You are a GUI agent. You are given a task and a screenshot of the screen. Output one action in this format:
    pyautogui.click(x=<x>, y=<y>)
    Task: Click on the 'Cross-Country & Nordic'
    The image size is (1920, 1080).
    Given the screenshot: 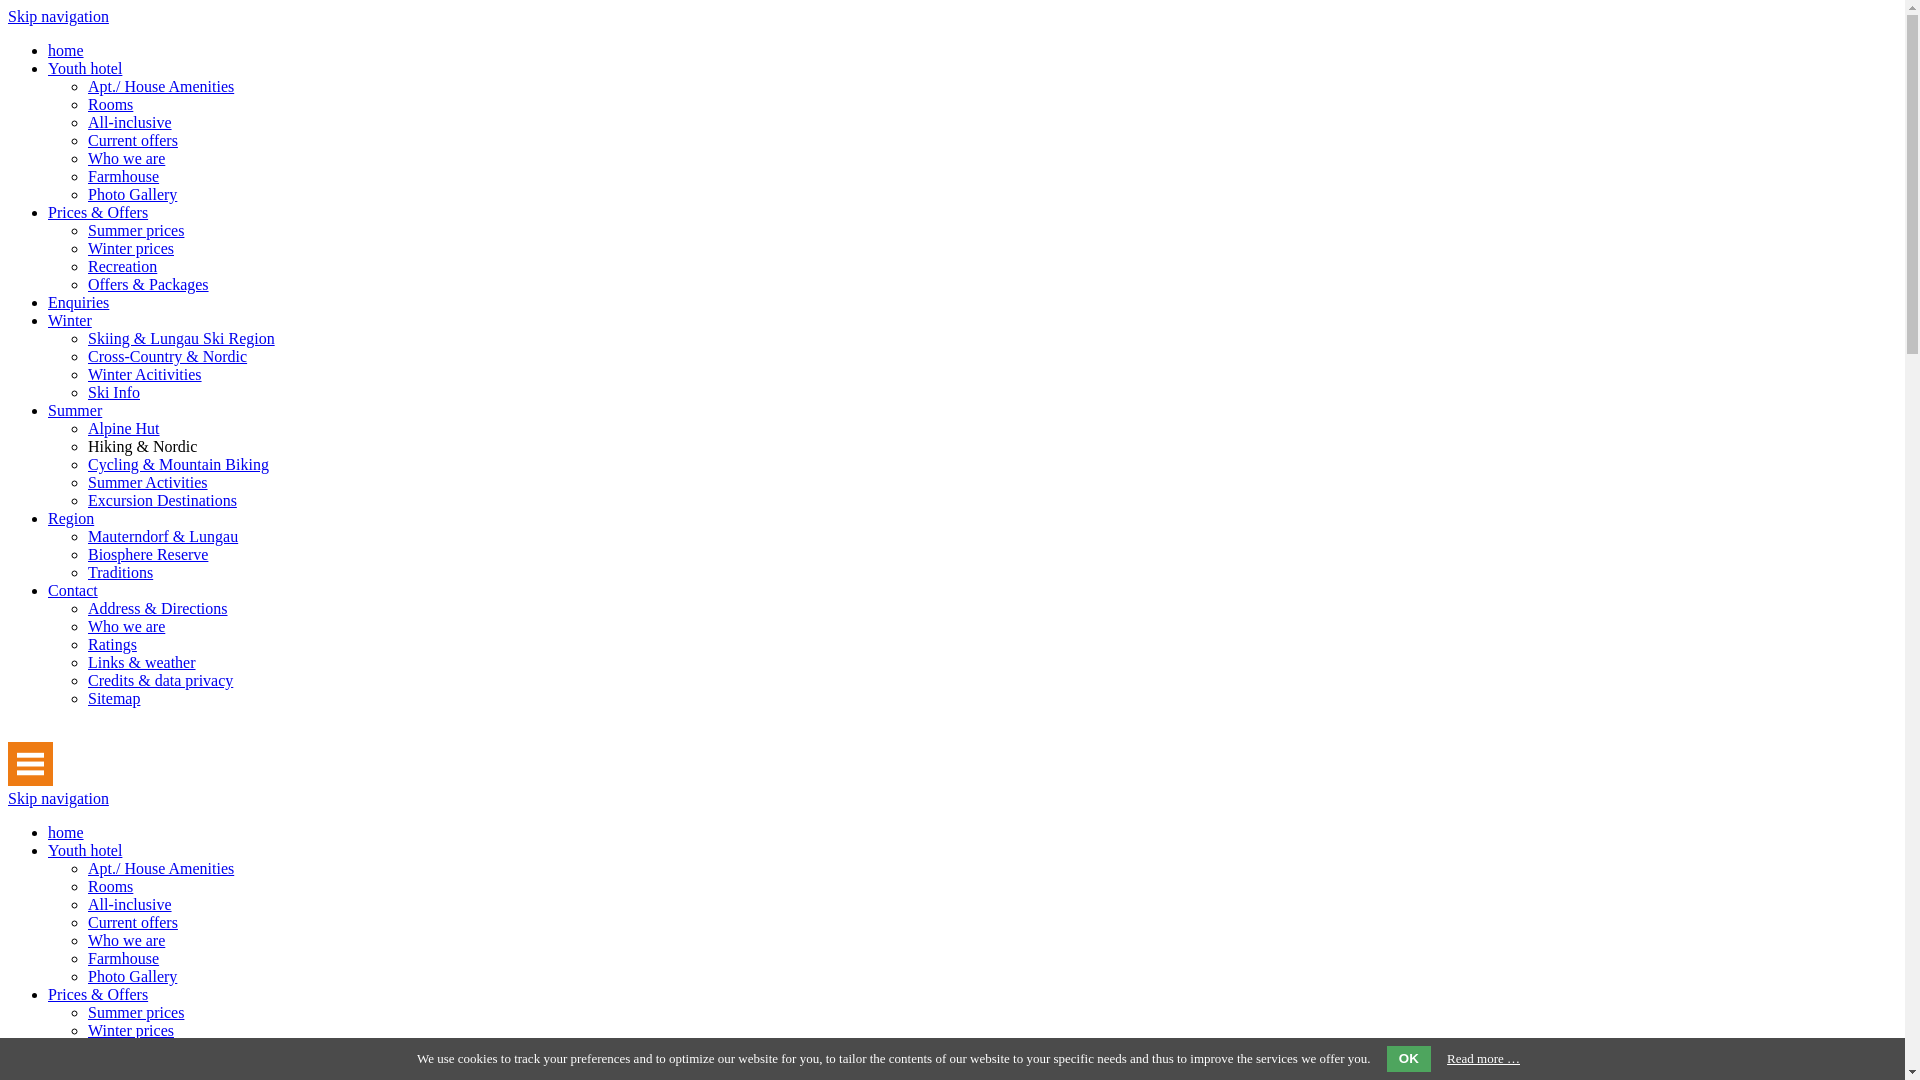 What is the action you would take?
    pyautogui.click(x=167, y=355)
    